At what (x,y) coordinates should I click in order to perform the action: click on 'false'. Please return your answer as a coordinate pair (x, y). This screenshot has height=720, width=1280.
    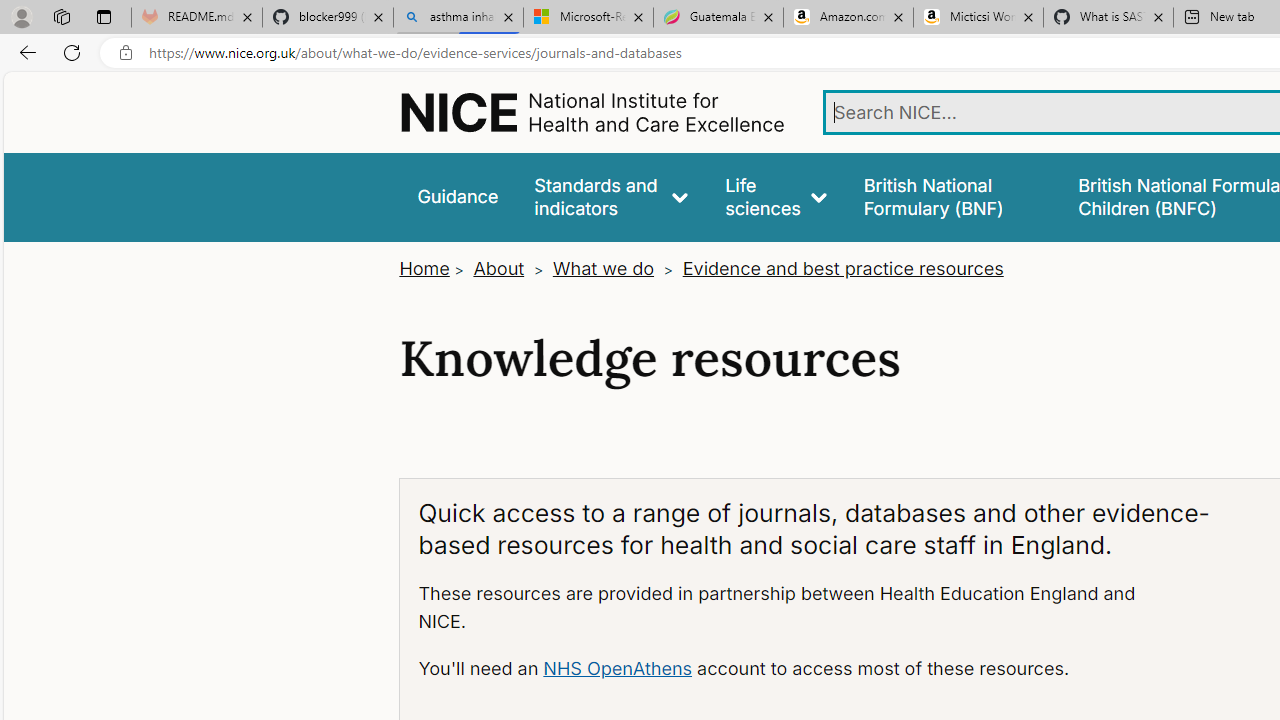
    Looking at the image, I should click on (951, 197).